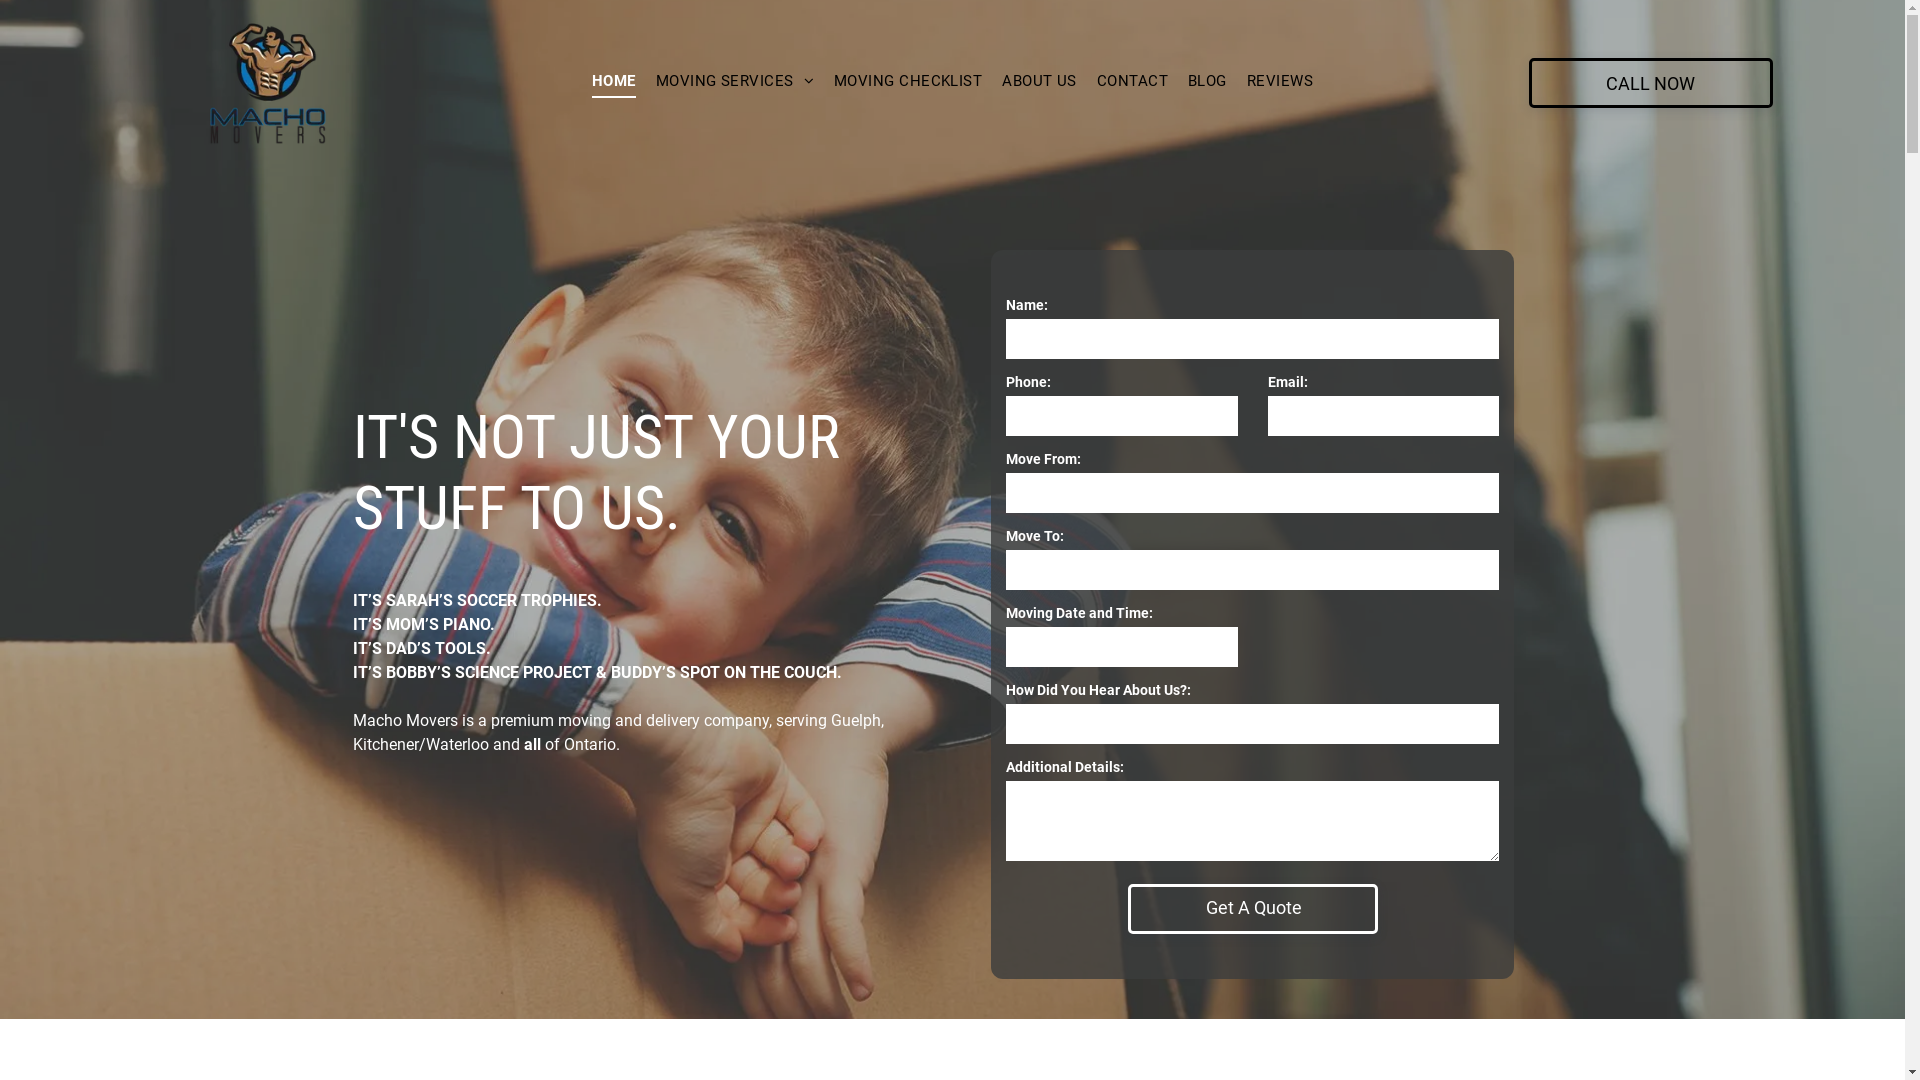 The width and height of the screenshot is (1920, 1080). I want to click on 'MOVING SERVICES', so click(733, 80).